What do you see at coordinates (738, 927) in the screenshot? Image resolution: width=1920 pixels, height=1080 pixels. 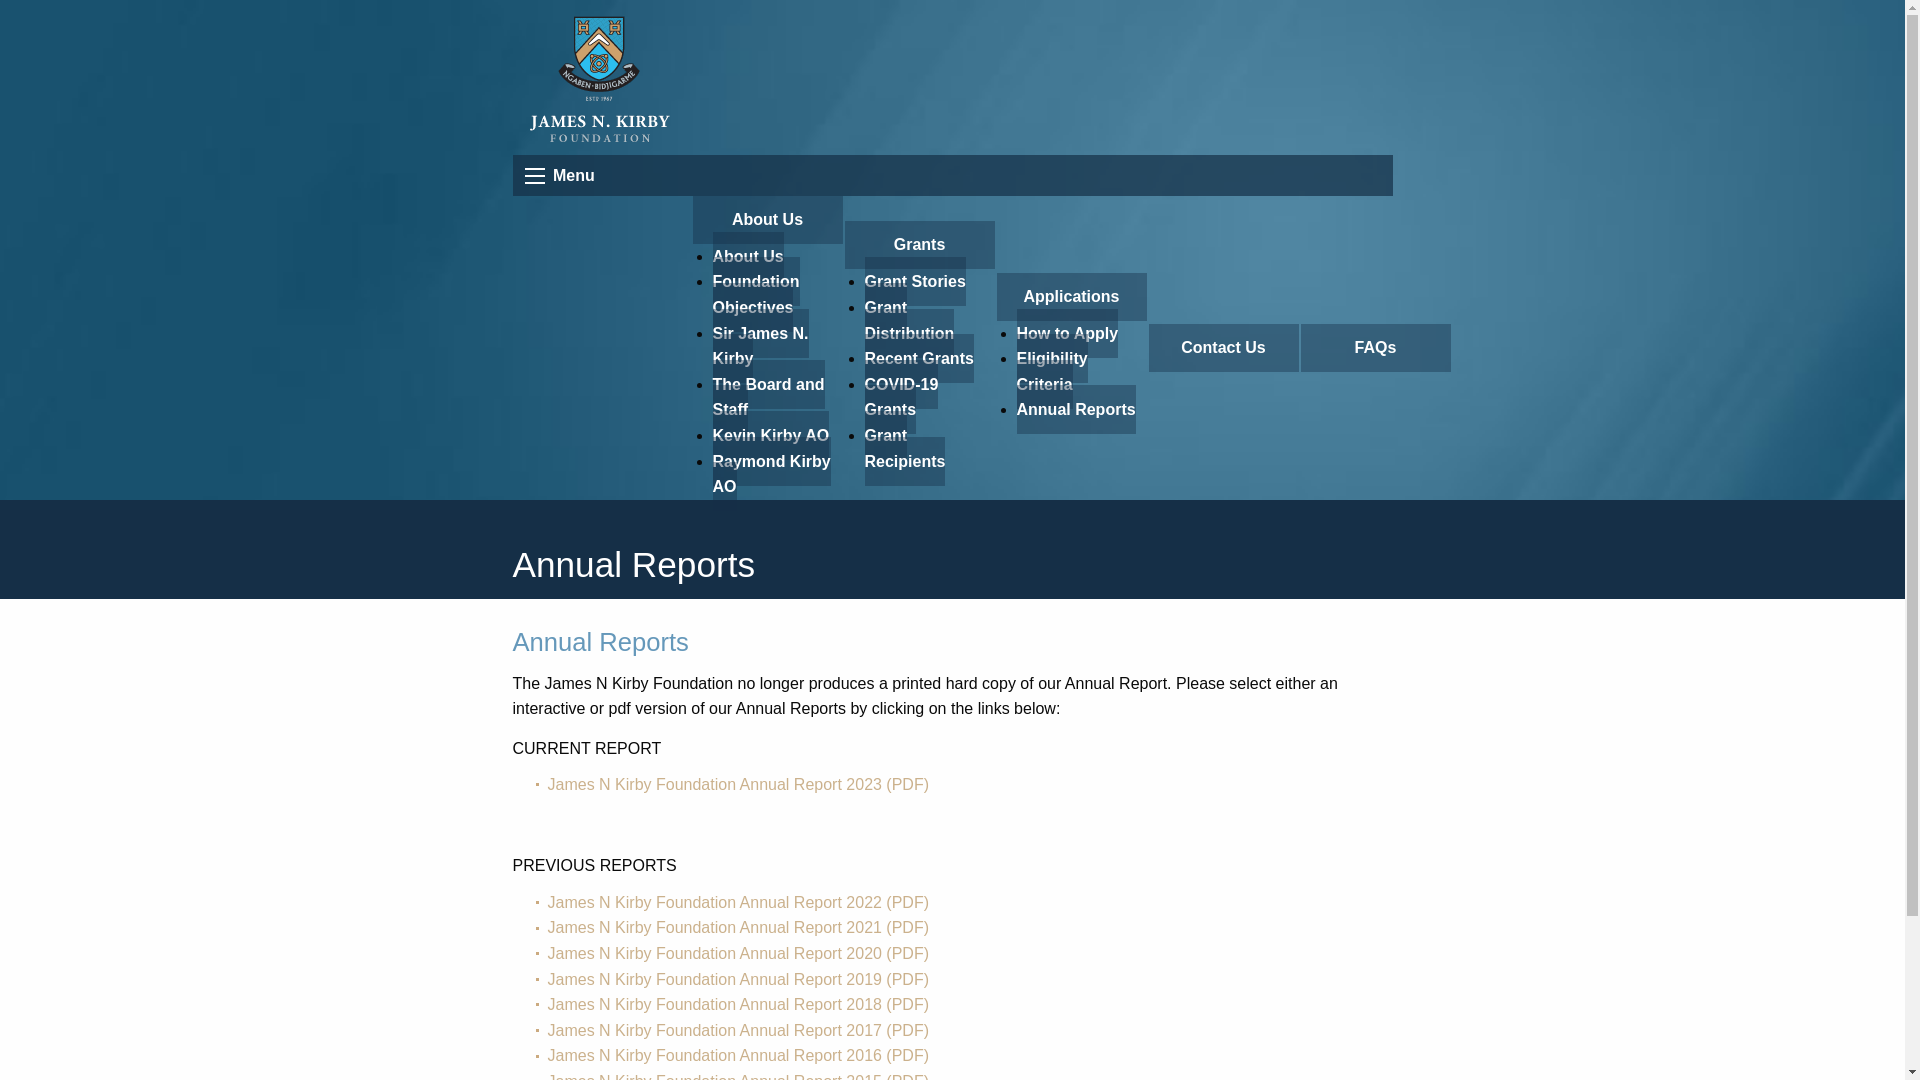 I see `'James N Kirby Foundation Annual Report 2021 (PDF)'` at bounding box center [738, 927].